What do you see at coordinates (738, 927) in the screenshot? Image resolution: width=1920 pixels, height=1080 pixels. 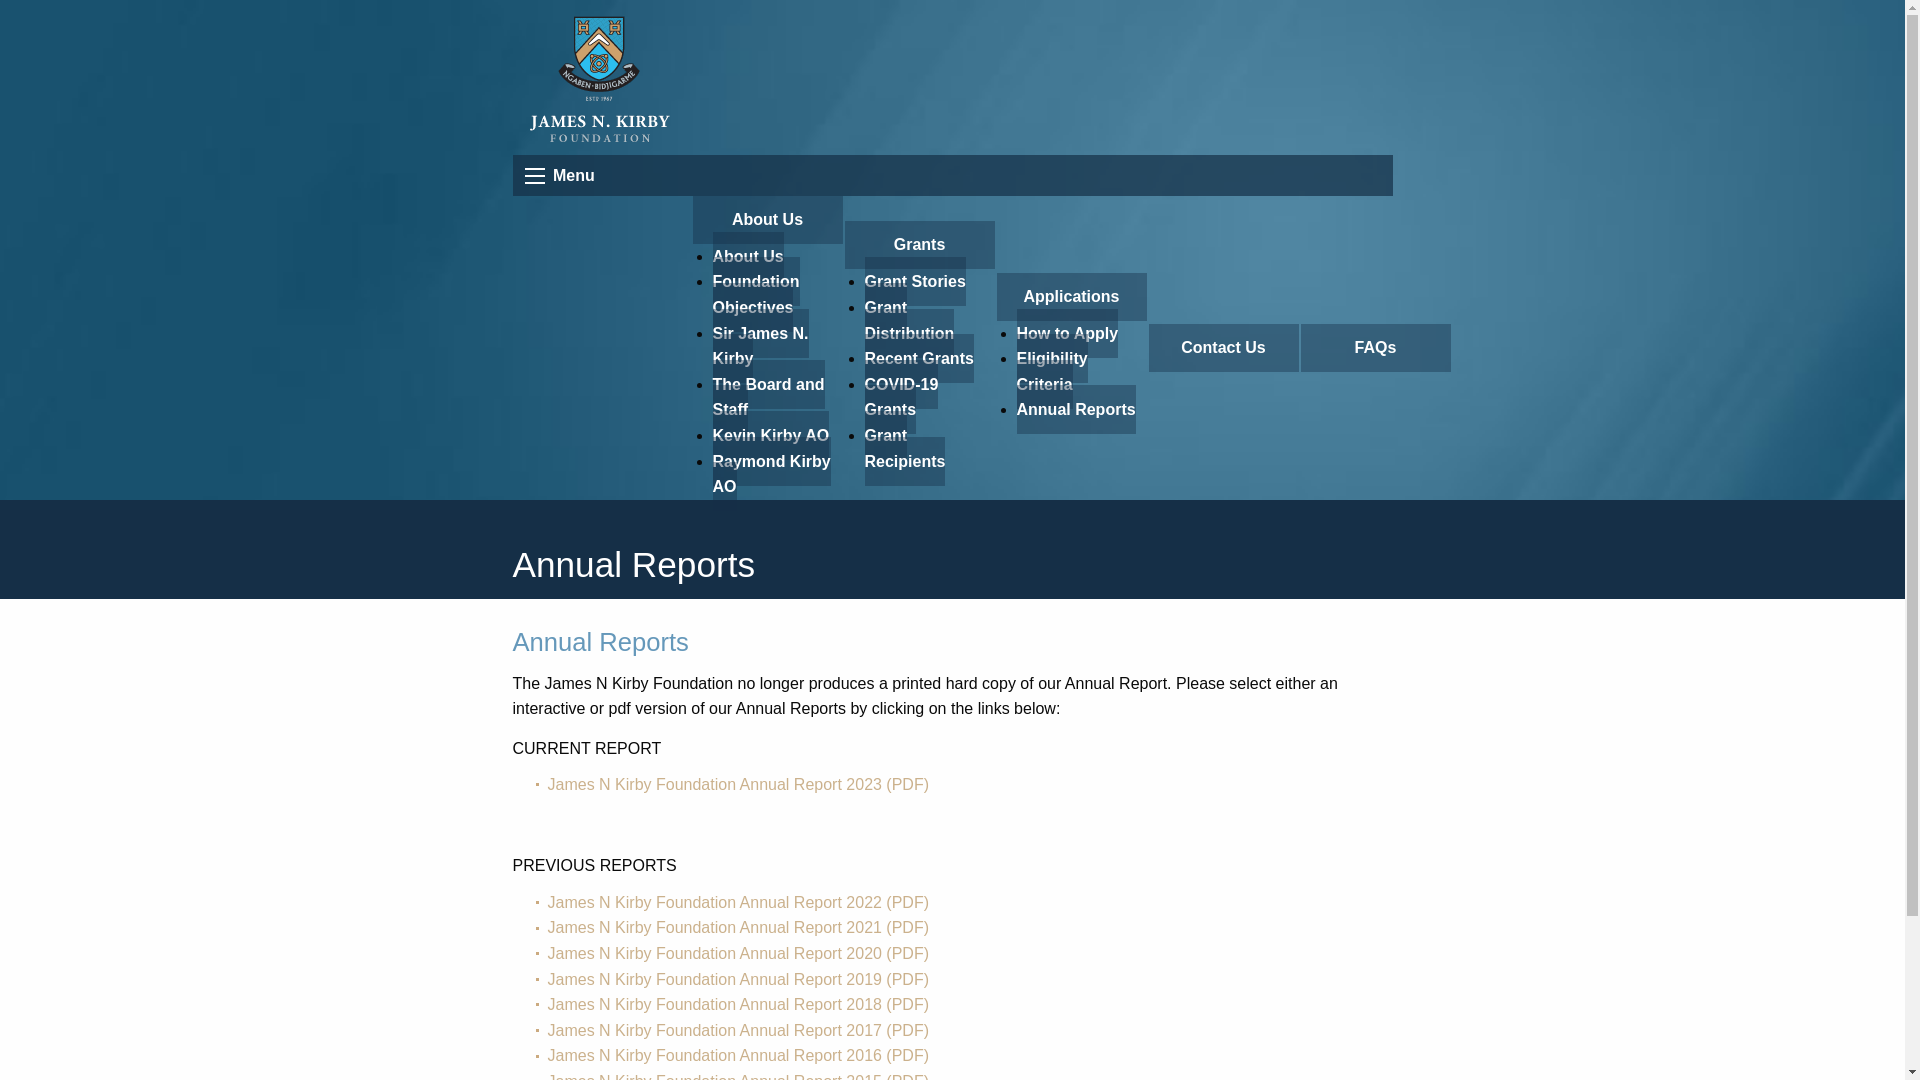 I see `'James N Kirby Foundation Annual Report 2021 (PDF)'` at bounding box center [738, 927].